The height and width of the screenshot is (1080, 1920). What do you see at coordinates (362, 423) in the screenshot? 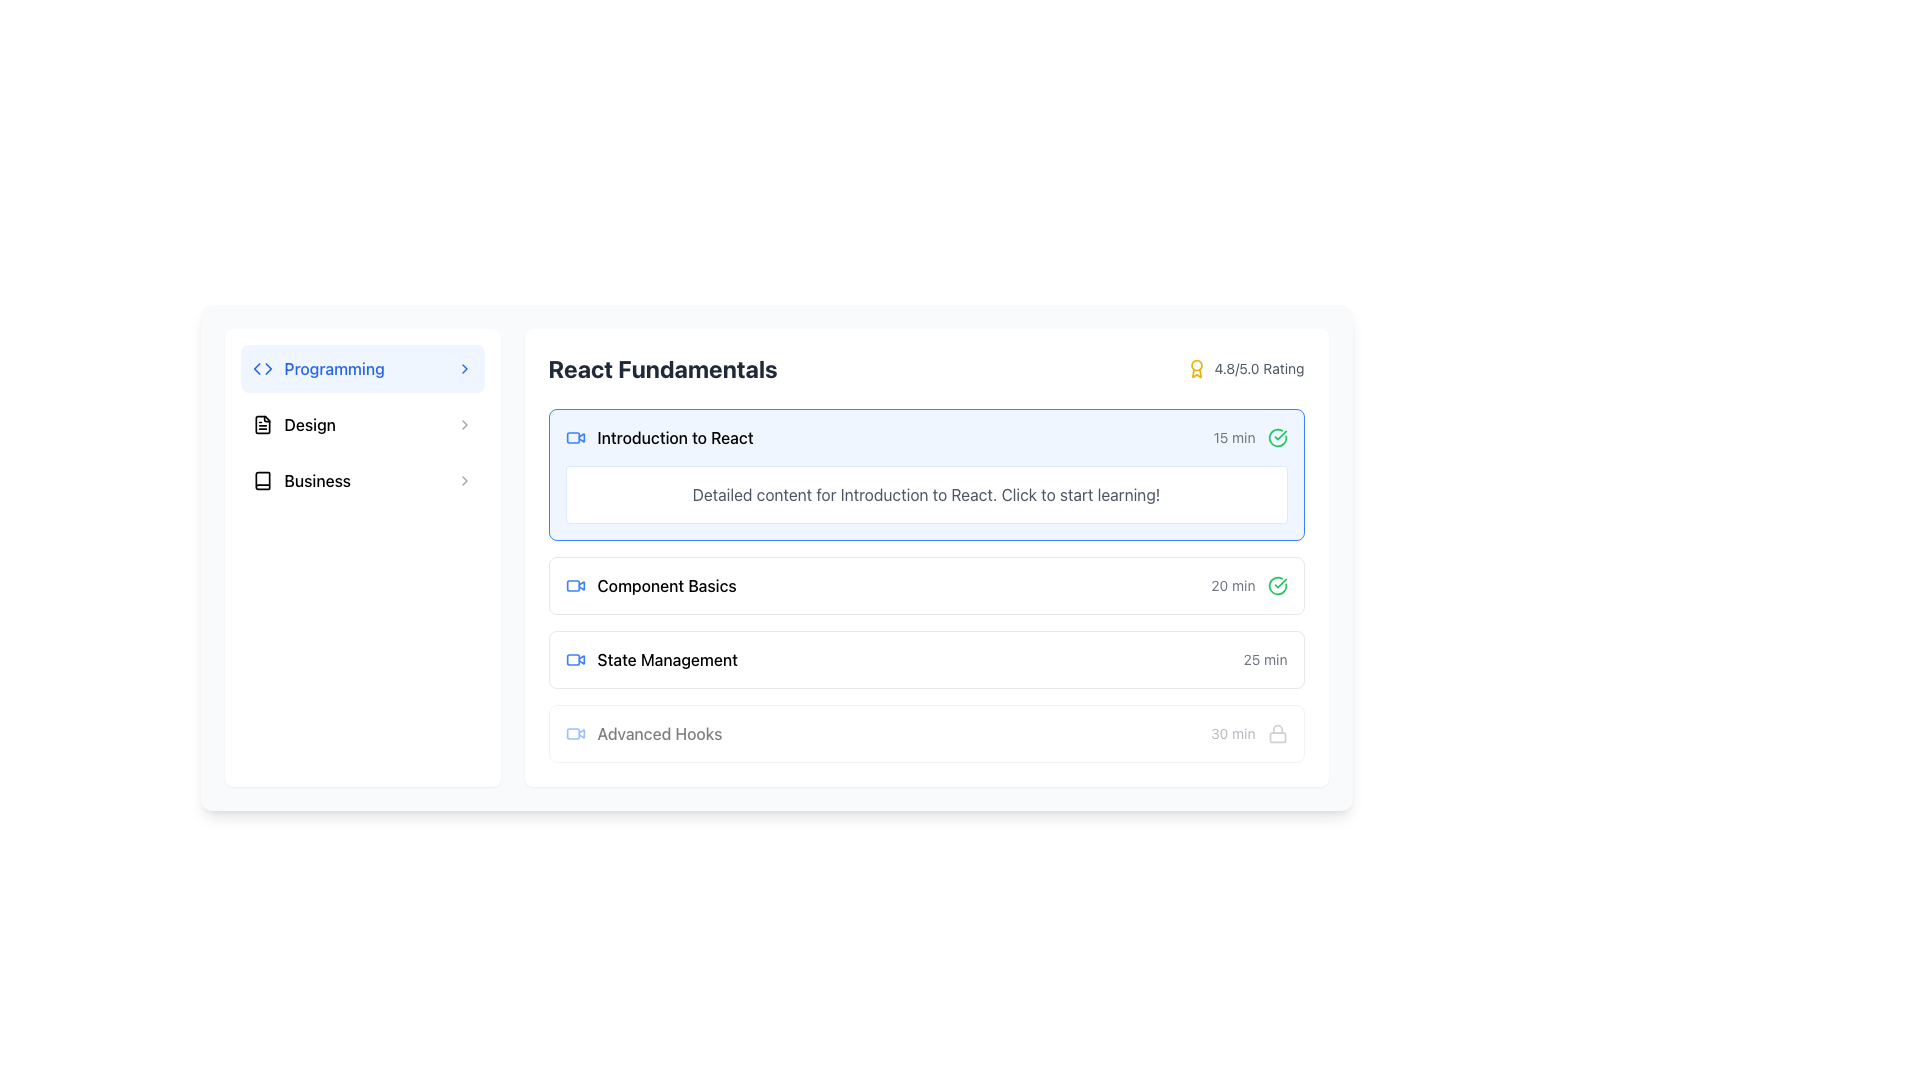
I see `the second navigational list item labeled 'Design' in the left sidebar` at bounding box center [362, 423].